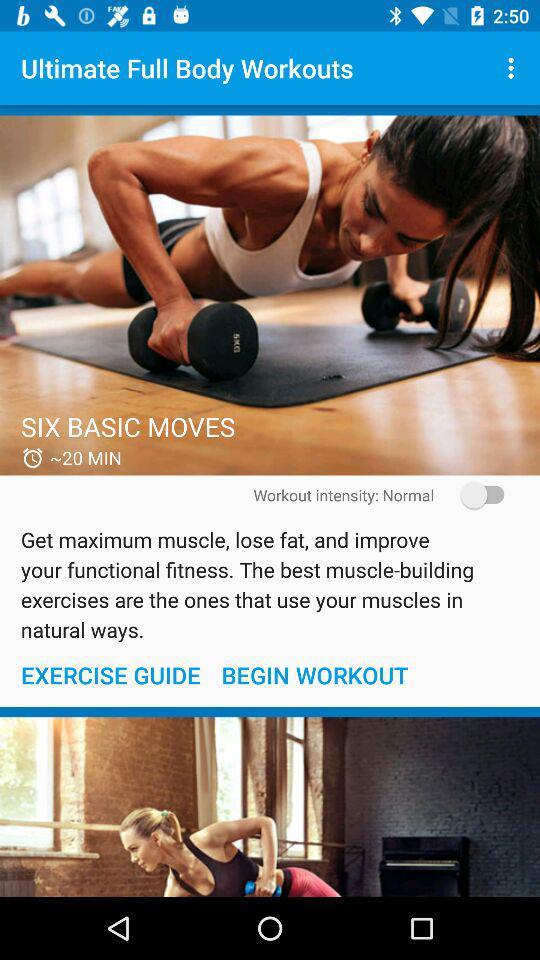 The width and height of the screenshot is (540, 960). What do you see at coordinates (110, 675) in the screenshot?
I see `the item to the left of begin workout icon` at bounding box center [110, 675].